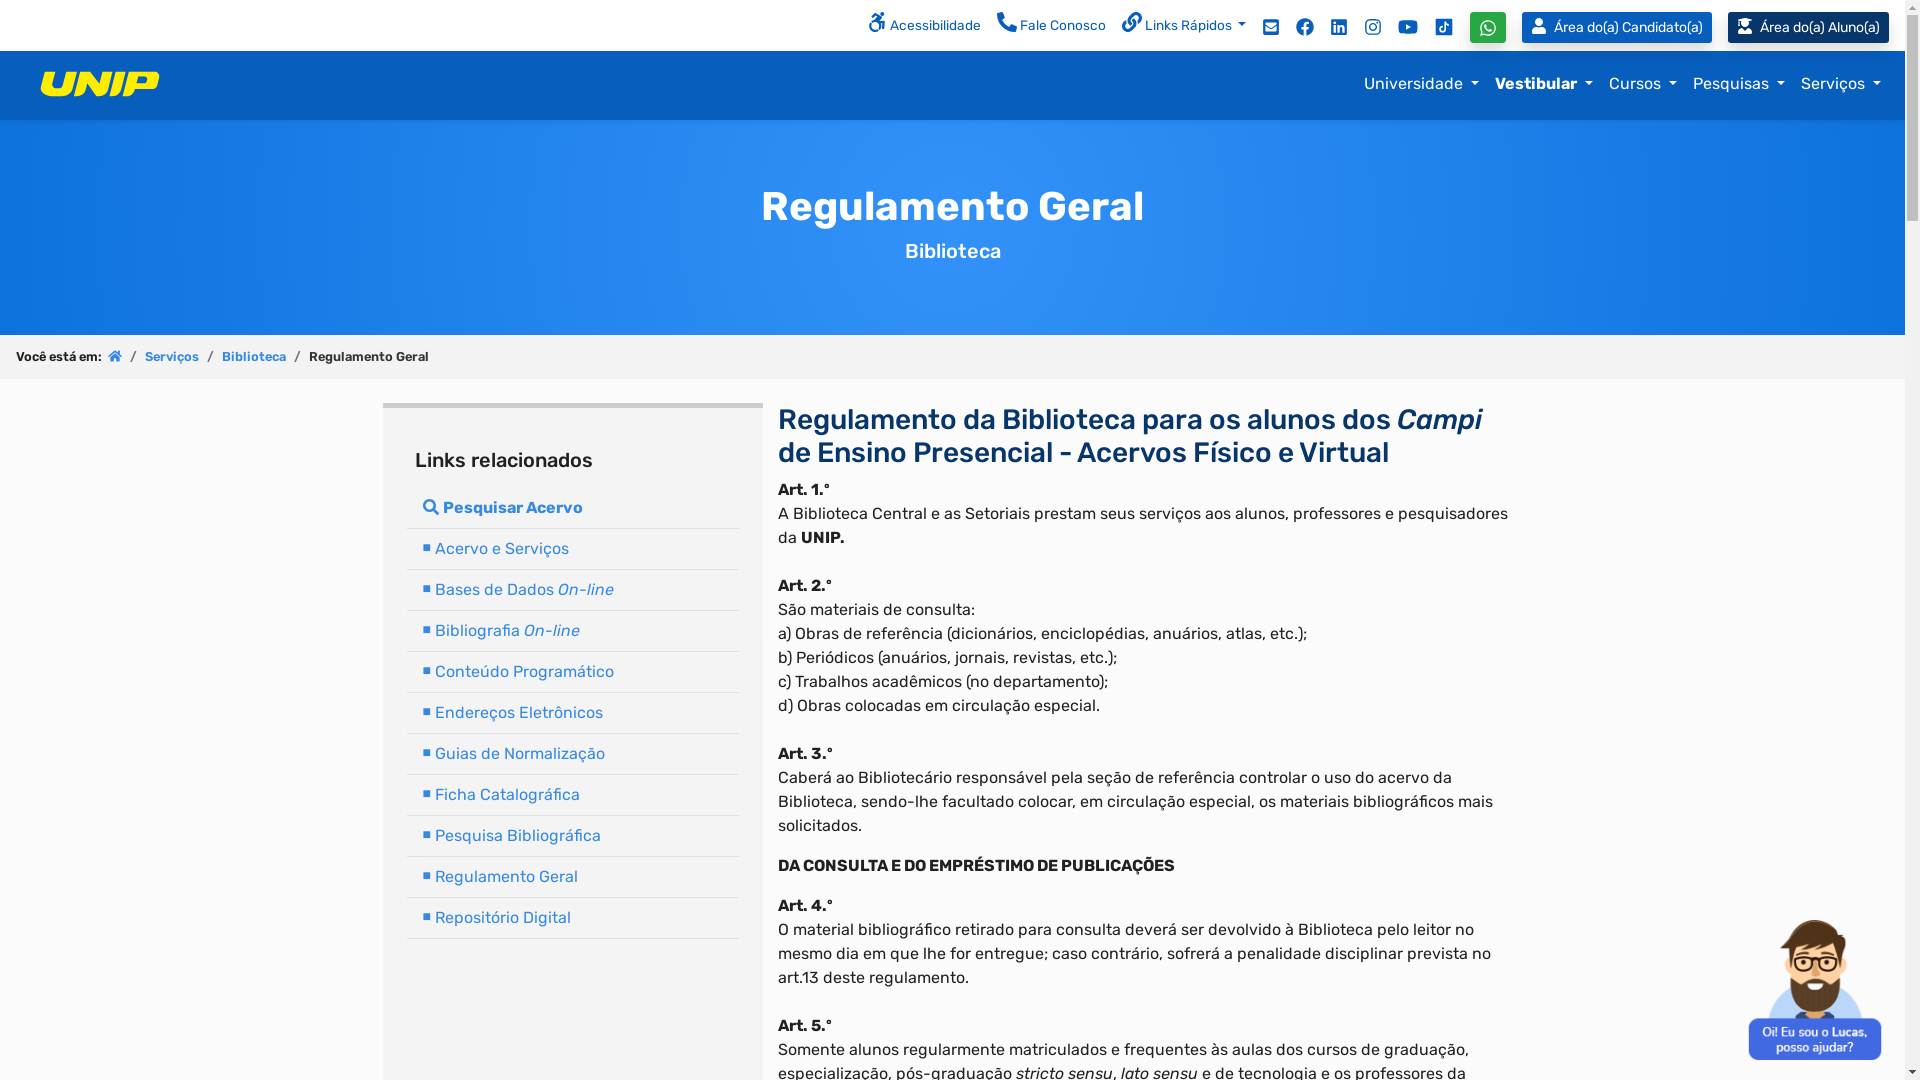 The height and width of the screenshot is (1080, 1920). Describe the element at coordinates (1617, 27) in the screenshot. I see `'Candidato(a)'` at that location.